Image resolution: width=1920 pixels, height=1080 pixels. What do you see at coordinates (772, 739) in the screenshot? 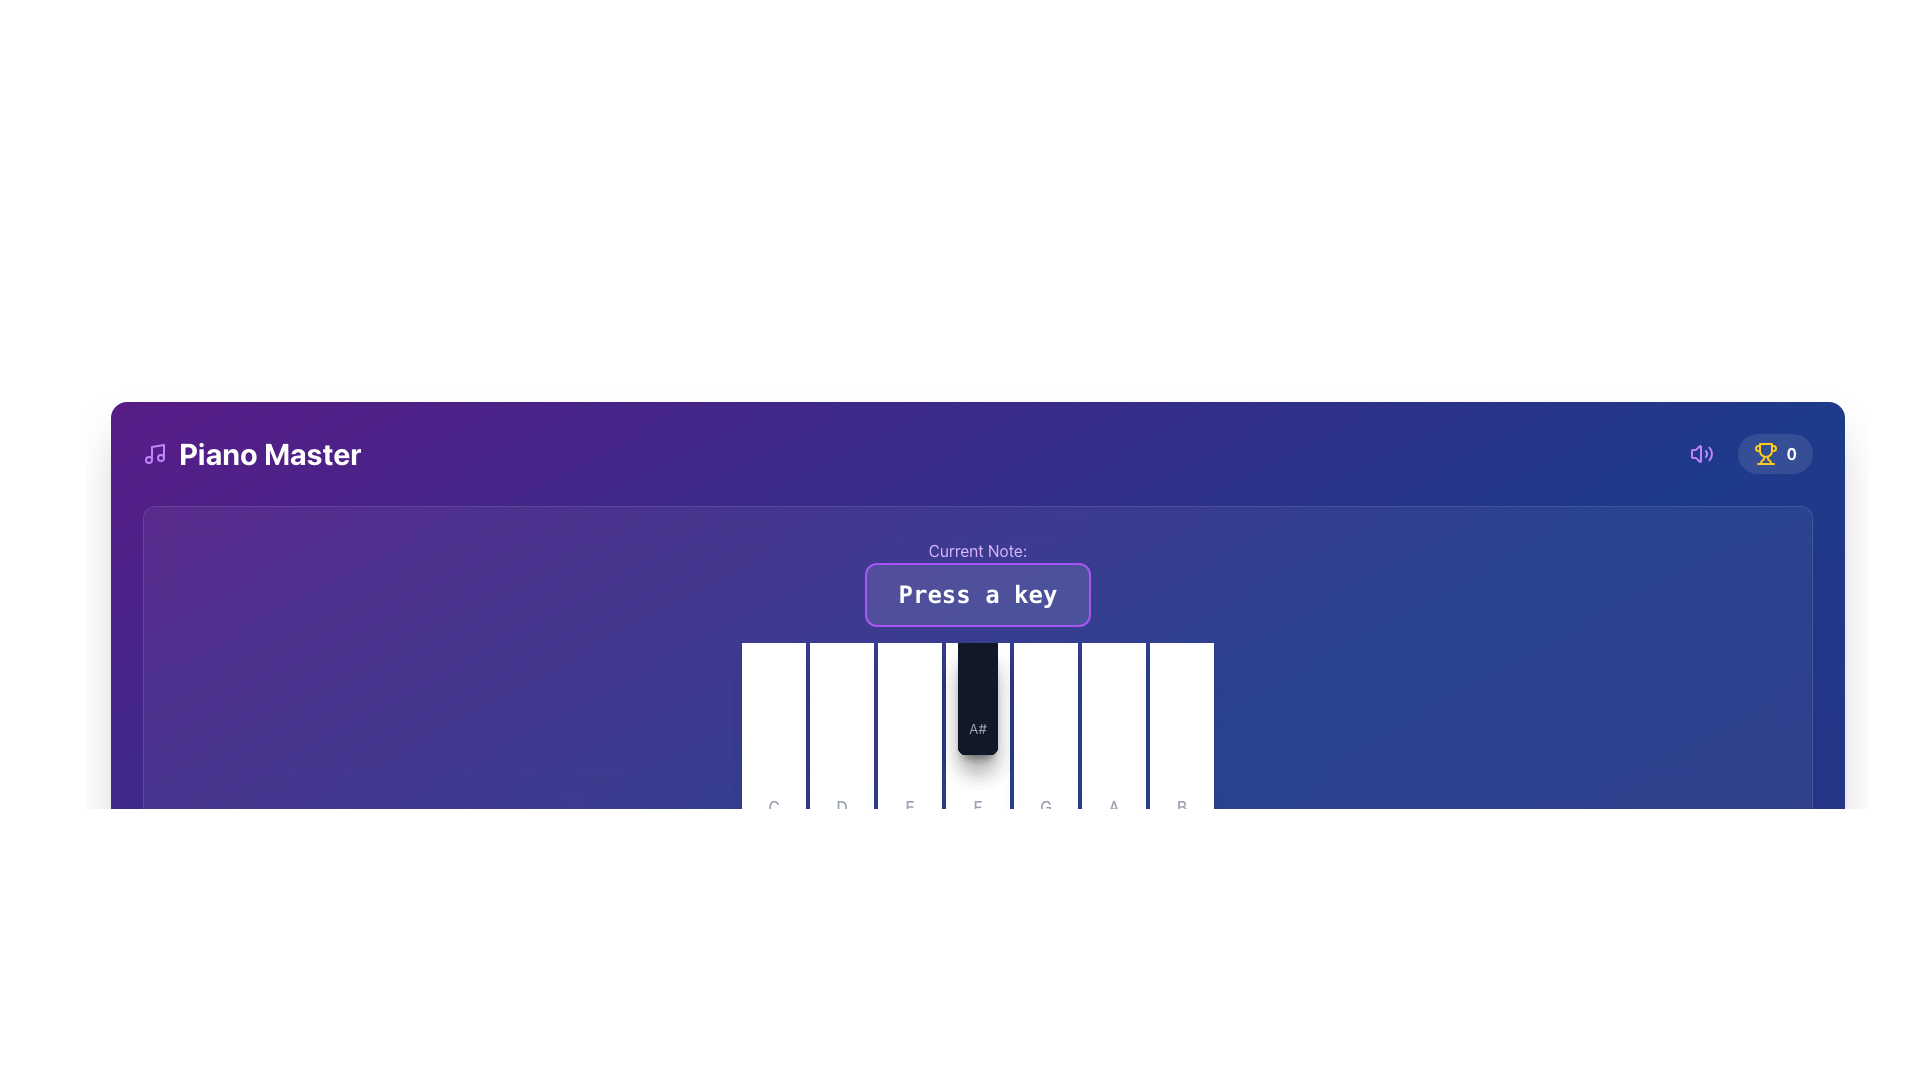
I see `the piano key representing the note 'C' to simulate pressing the key` at bounding box center [772, 739].